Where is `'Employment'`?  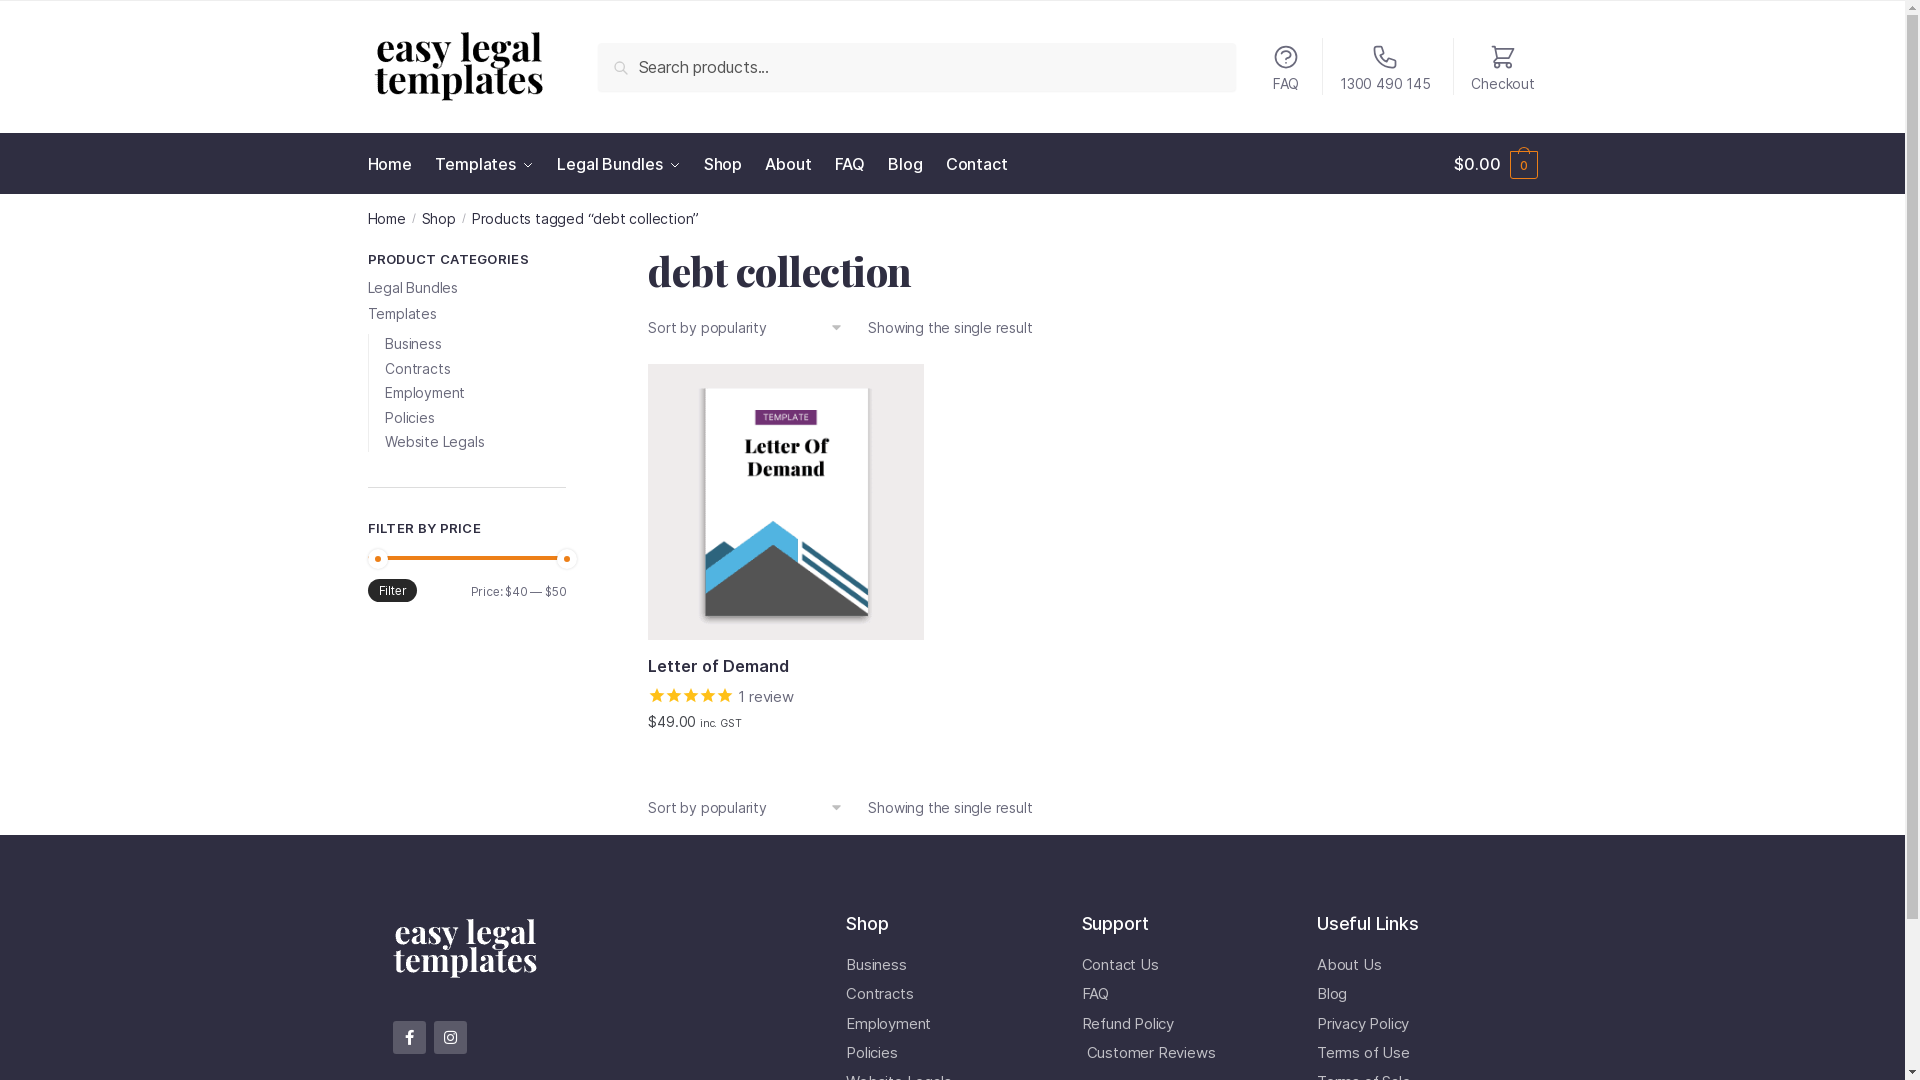 'Employment' is located at coordinates (845, 1023).